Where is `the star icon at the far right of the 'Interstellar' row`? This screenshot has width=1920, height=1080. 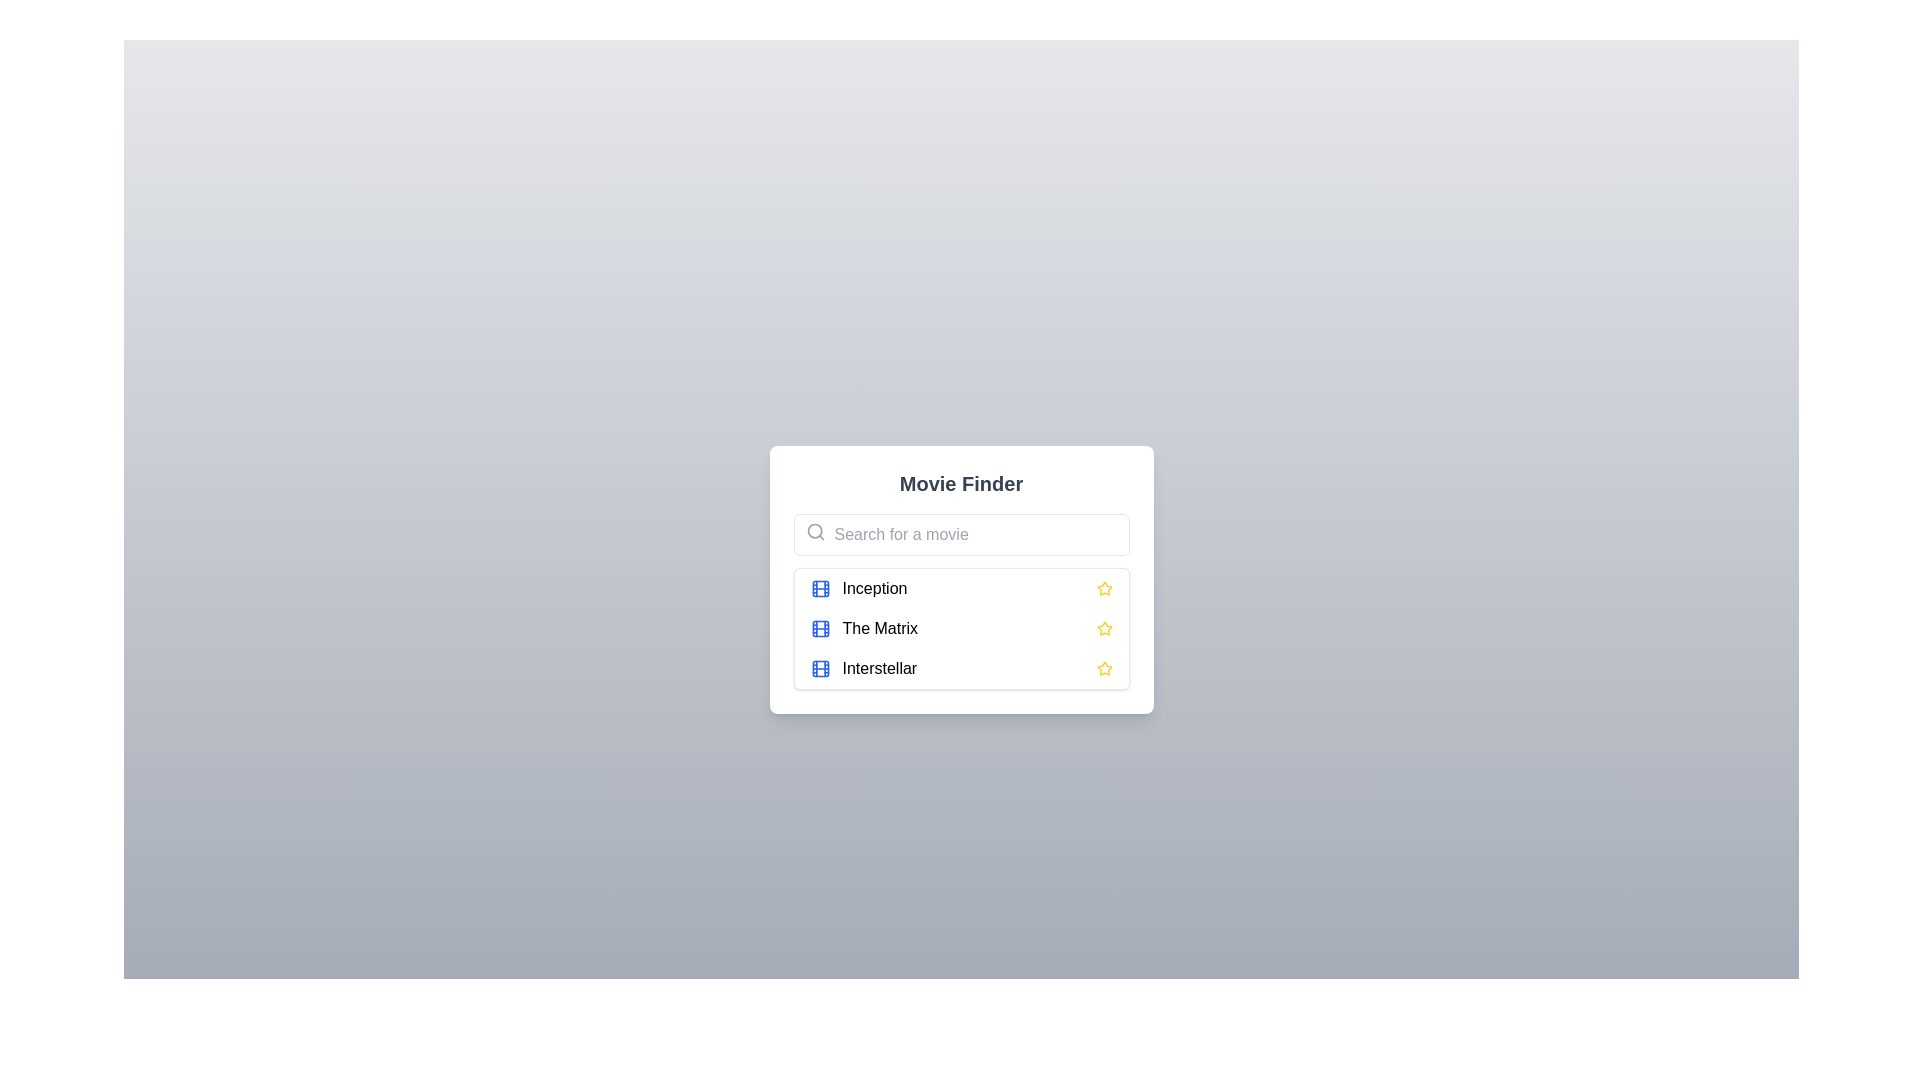 the star icon at the far right of the 'Interstellar' row is located at coordinates (1103, 668).